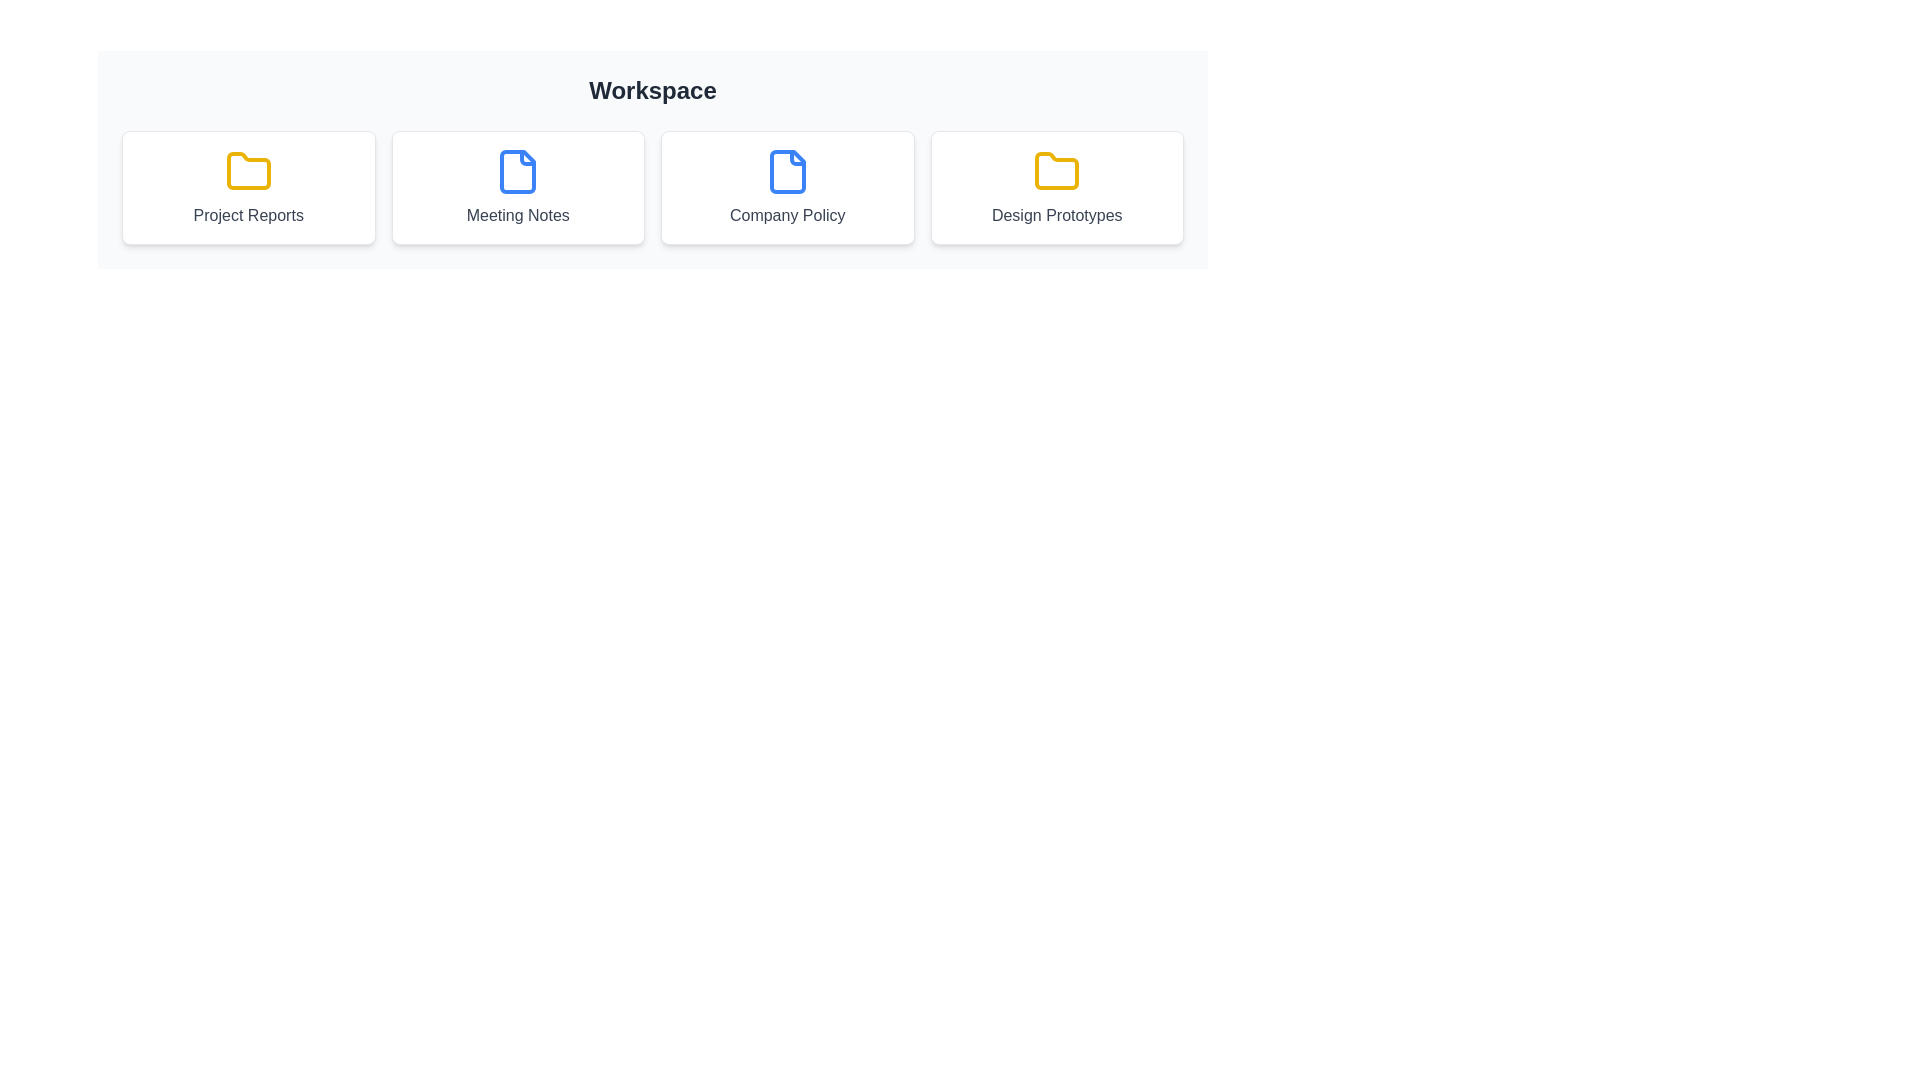  What do you see at coordinates (518, 216) in the screenshot?
I see `the 'Meeting Notes' text label element, which is displayed in gray and positioned beneath the document icon in the second card from the left` at bounding box center [518, 216].